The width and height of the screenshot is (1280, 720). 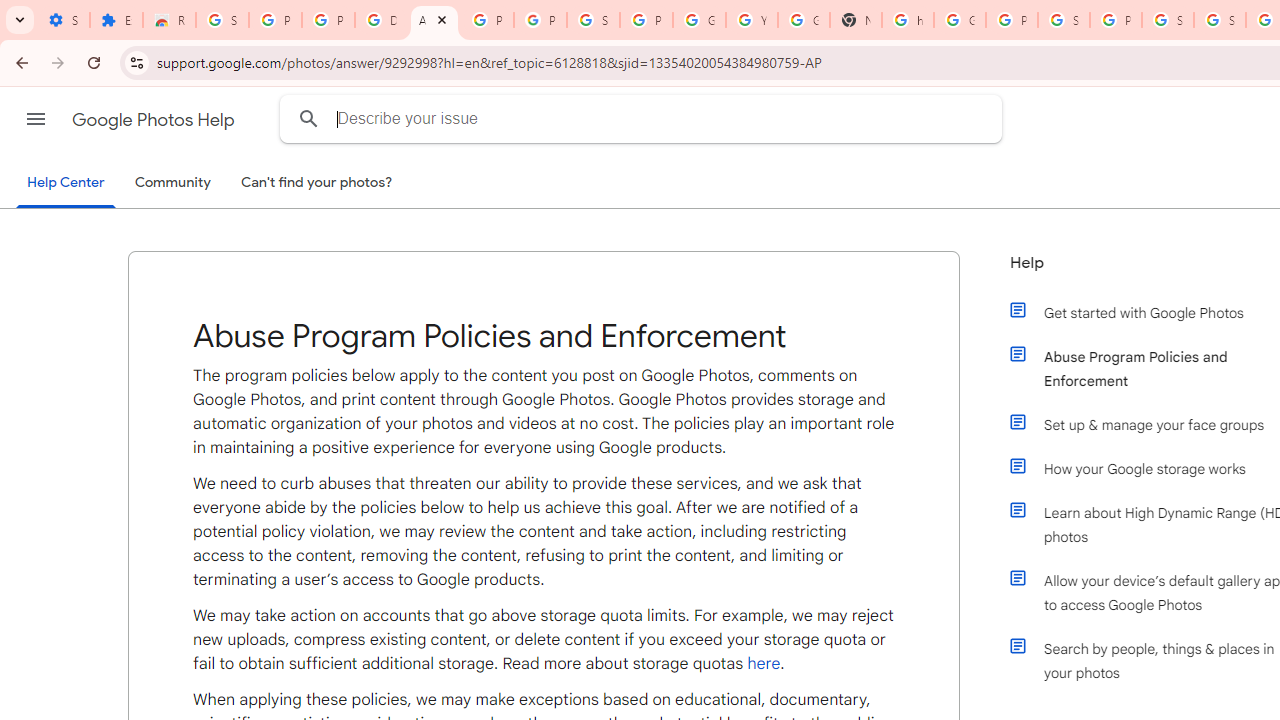 What do you see at coordinates (65, 183) in the screenshot?
I see `'Help Center'` at bounding box center [65, 183].